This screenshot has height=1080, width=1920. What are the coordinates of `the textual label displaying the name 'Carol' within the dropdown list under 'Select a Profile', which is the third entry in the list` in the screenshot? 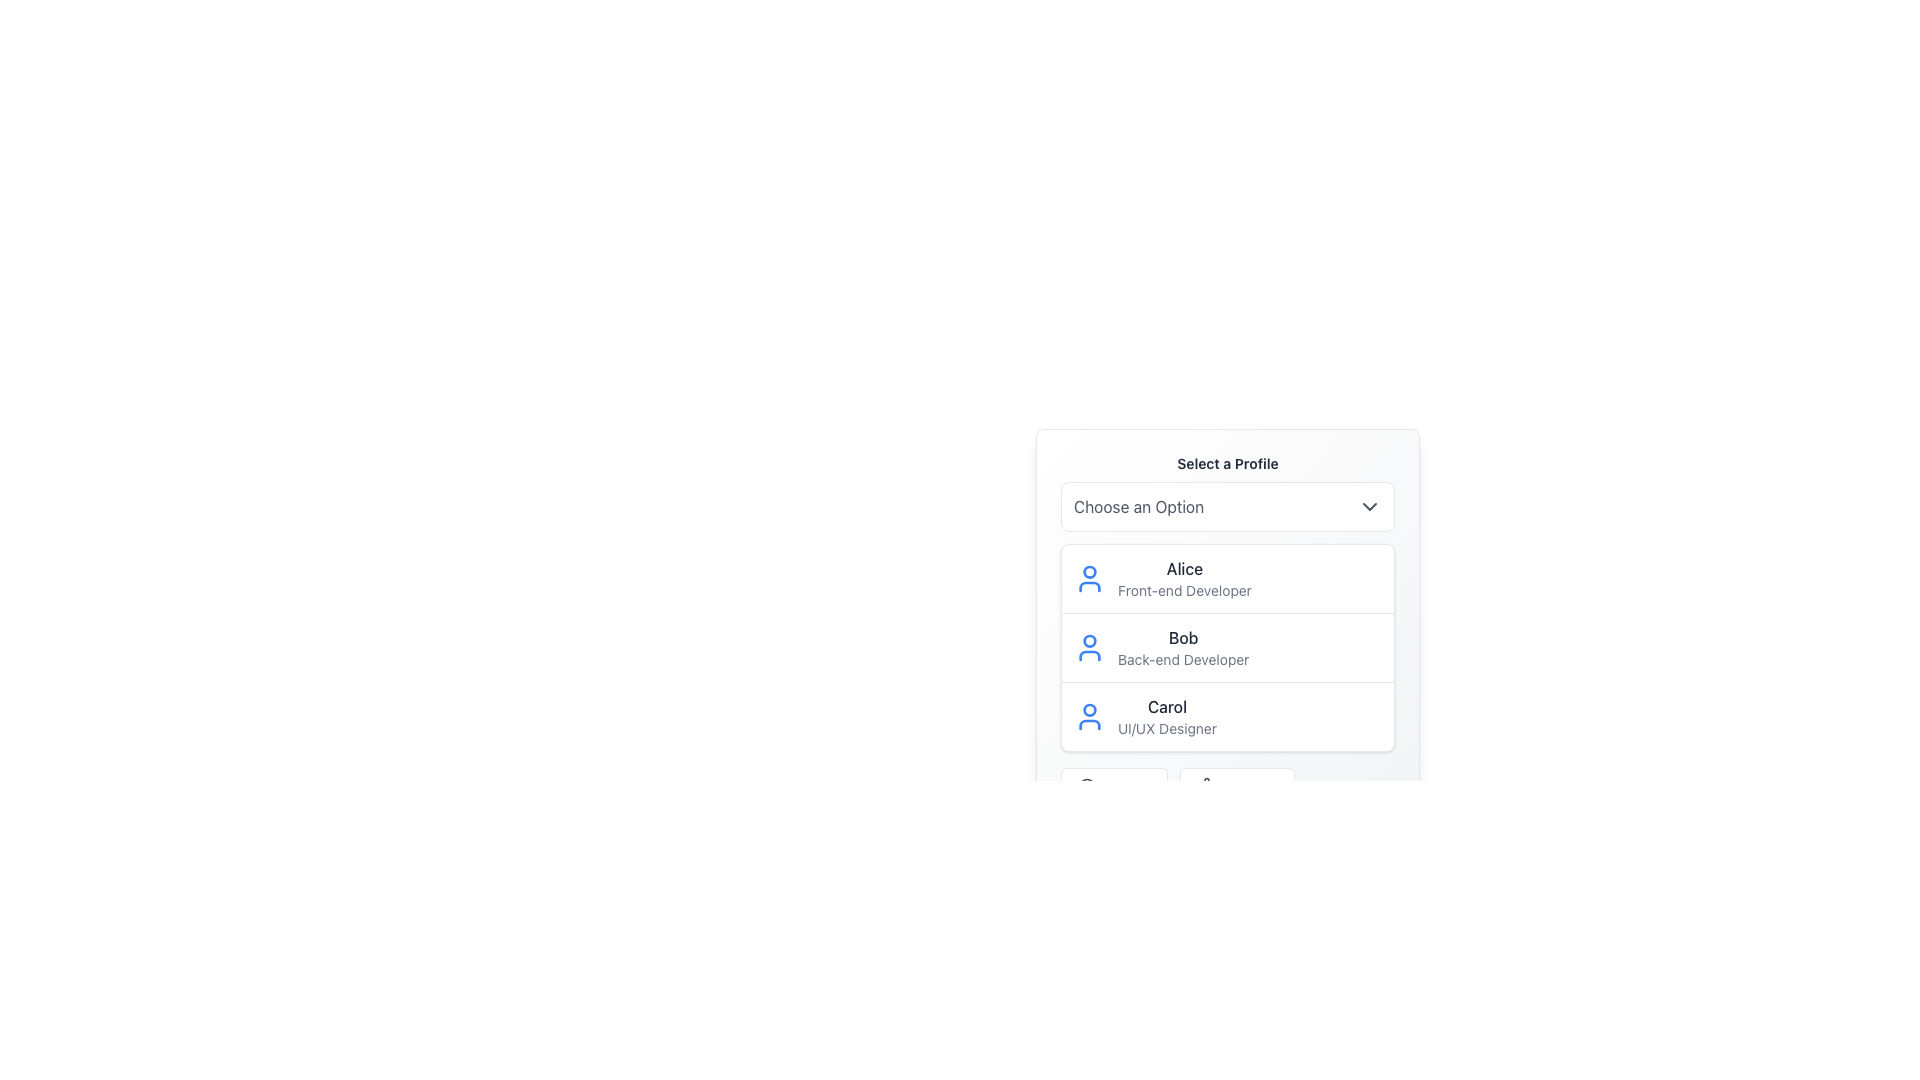 It's located at (1167, 705).